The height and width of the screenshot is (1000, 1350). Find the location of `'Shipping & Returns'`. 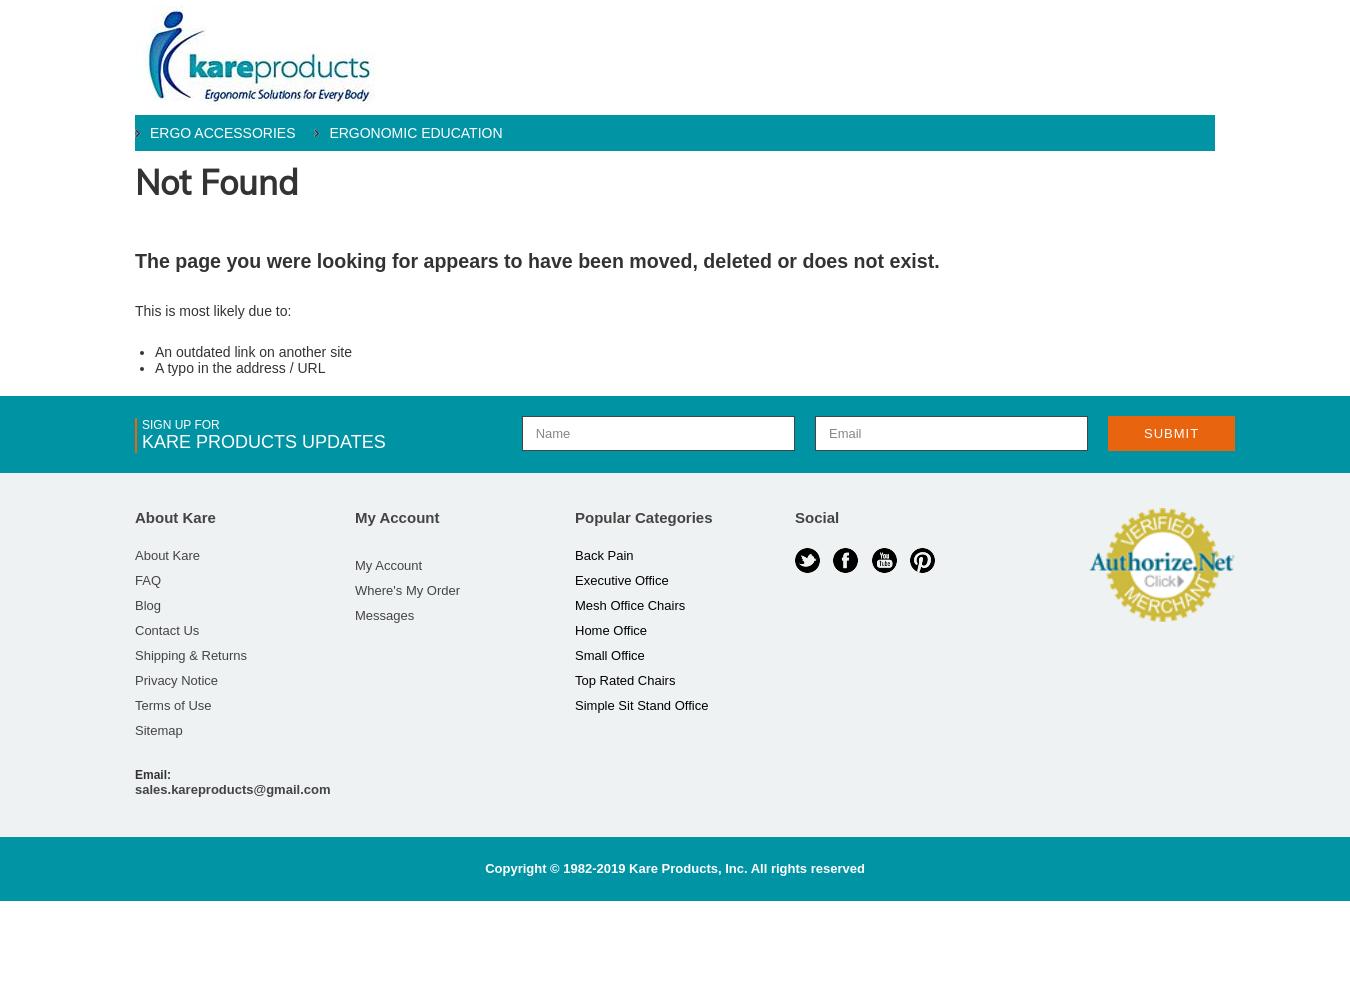

'Shipping & Returns' is located at coordinates (191, 655).